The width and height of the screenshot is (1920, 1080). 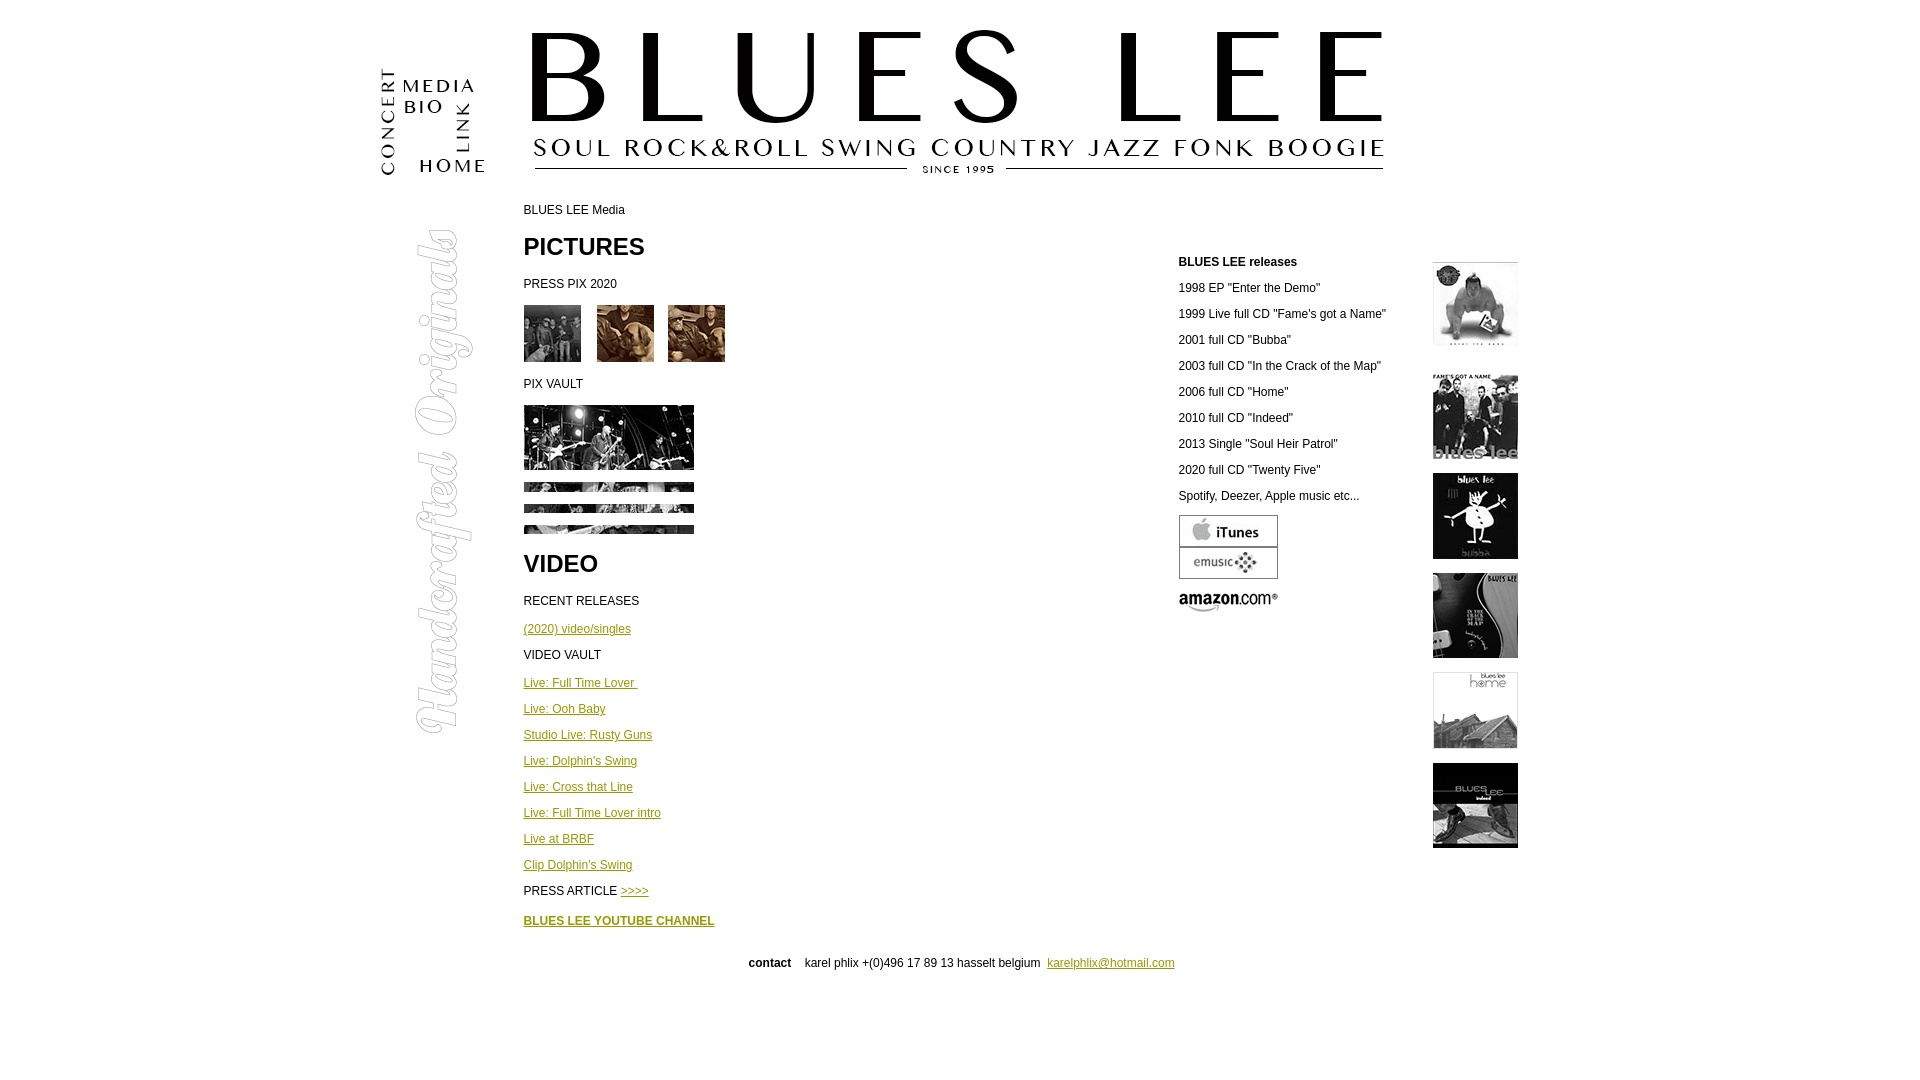 What do you see at coordinates (633, 890) in the screenshot?
I see `'>>>>'` at bounding box center [633, 890].